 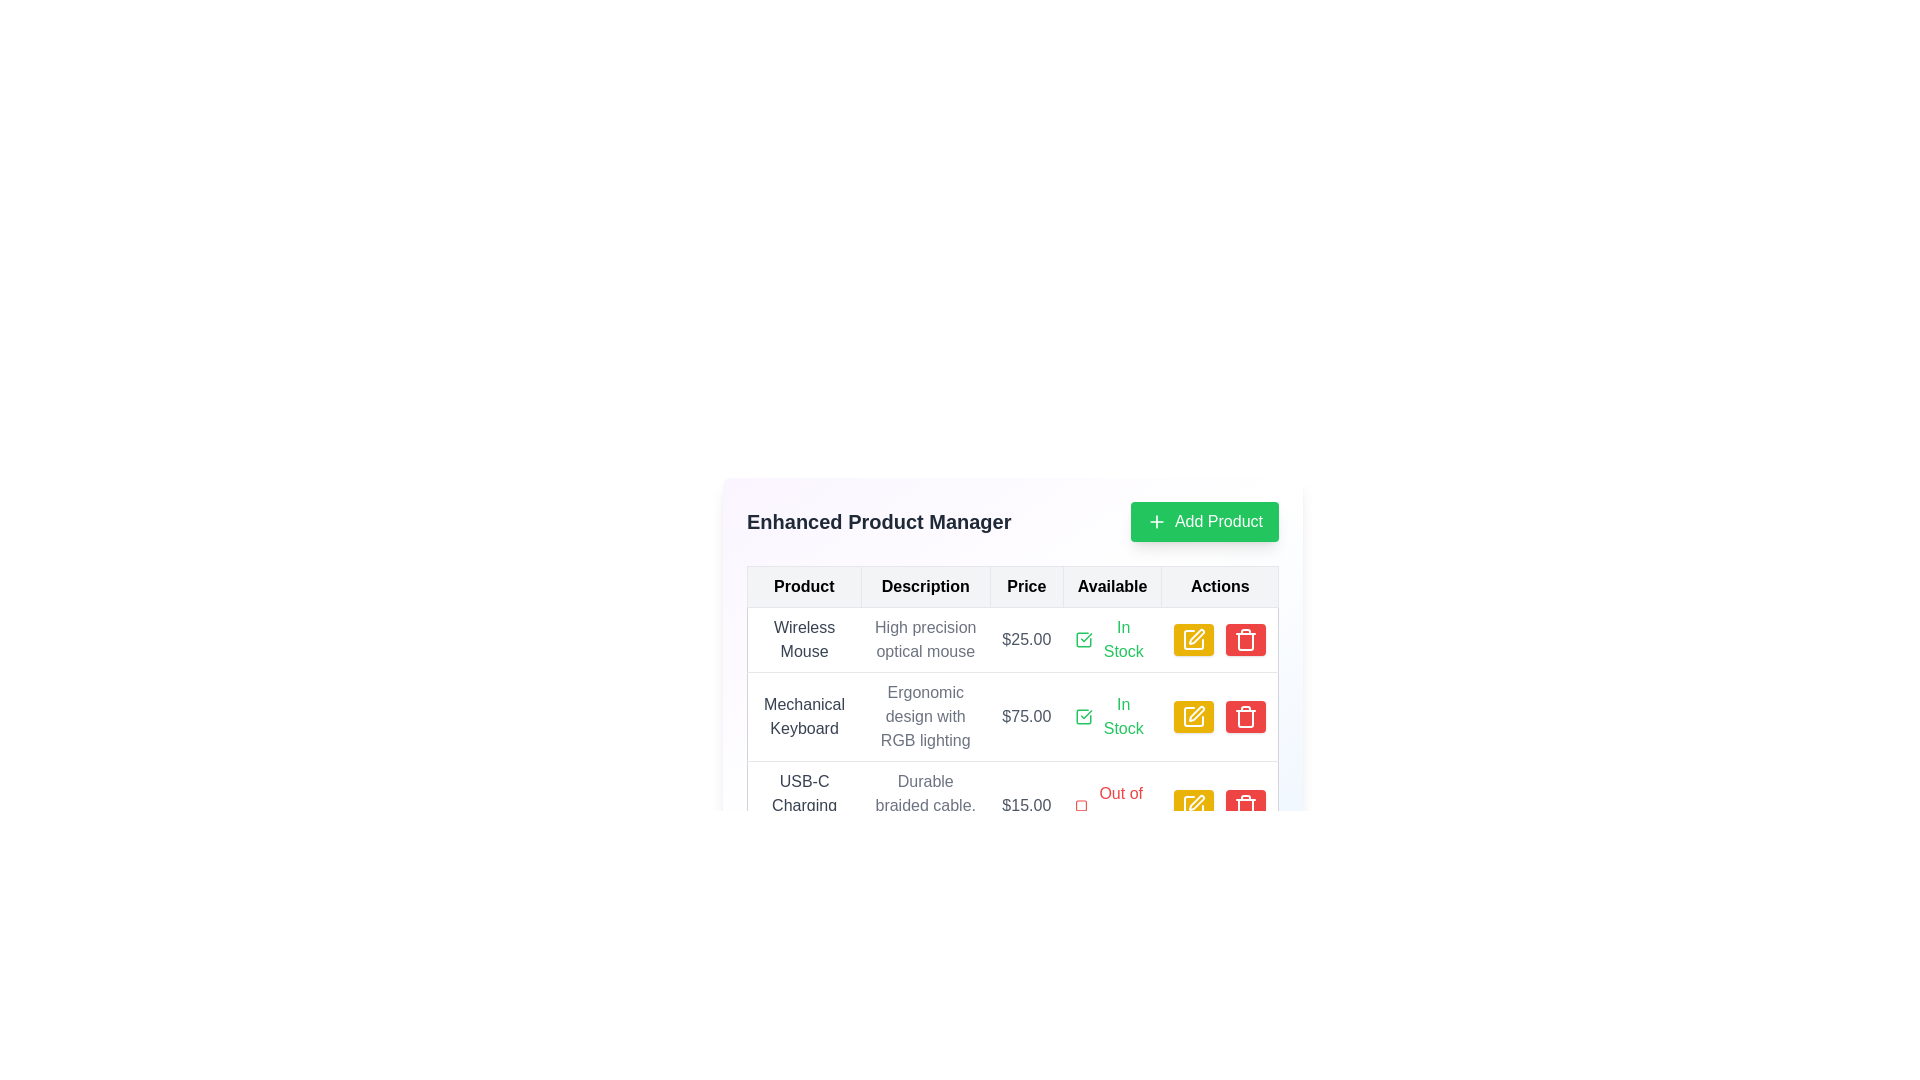 I want to click on the price label displaying '$75.00' in the 'Price' column of the product table, which is located in the second row following the description 'Ergonomic design with RGB lighting', so click(x=1026, y=716).